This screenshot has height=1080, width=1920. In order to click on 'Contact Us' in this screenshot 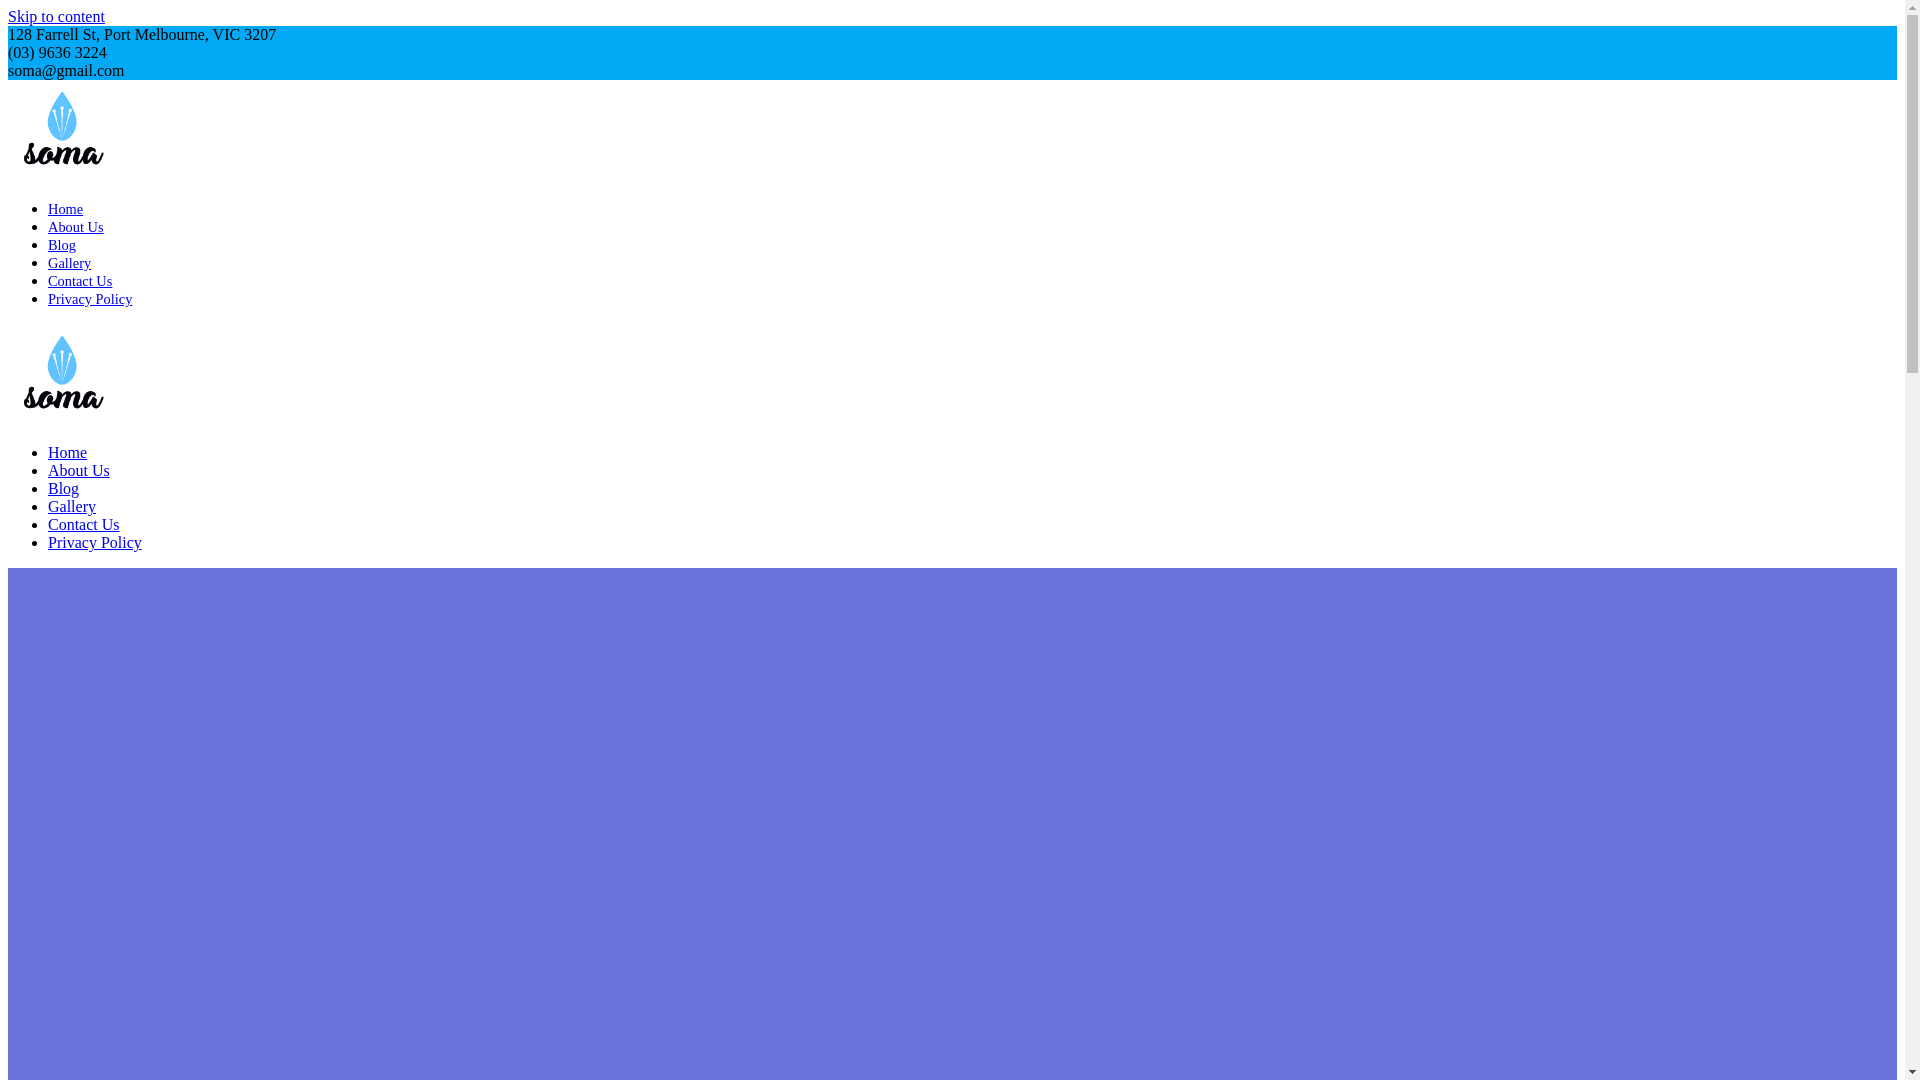, I will do `click(82, 523)`.